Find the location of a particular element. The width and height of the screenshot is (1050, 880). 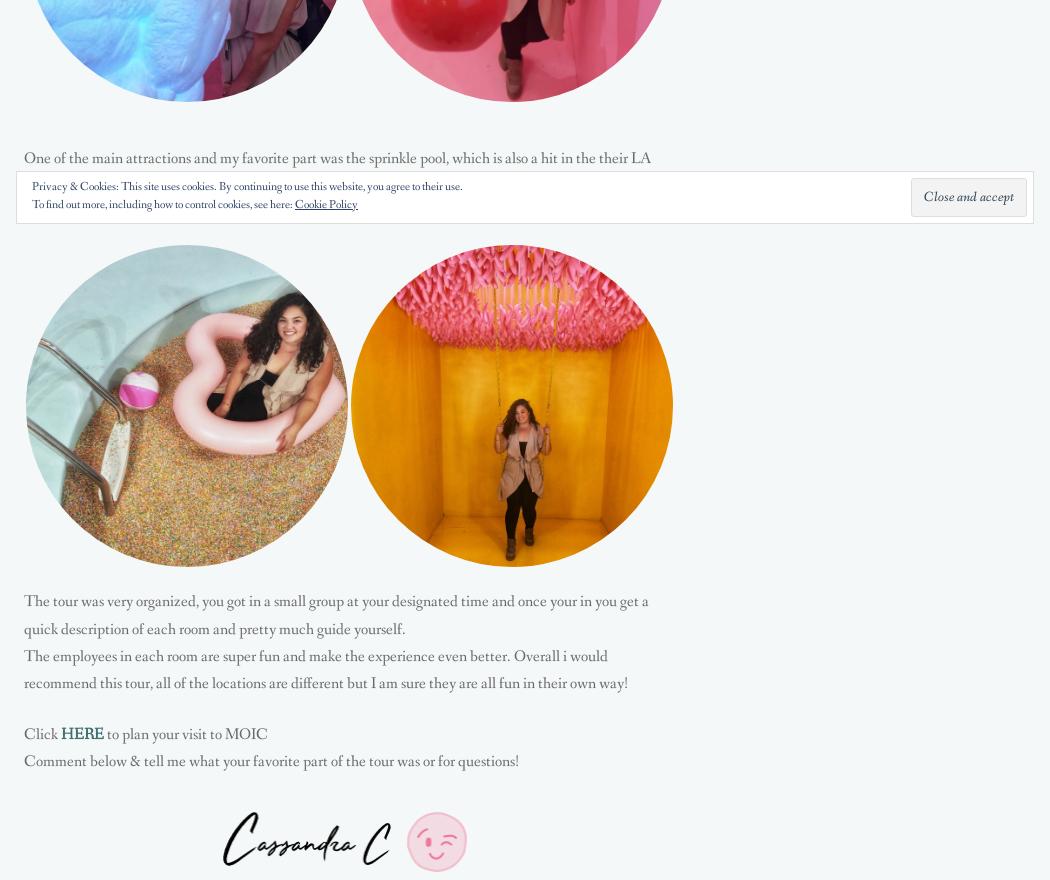

'The tour was very organized, you got in a small group at your designated time and once your in you get a quick description of each room and pretty much guide yourself.' is located at coordinates (336, 614).